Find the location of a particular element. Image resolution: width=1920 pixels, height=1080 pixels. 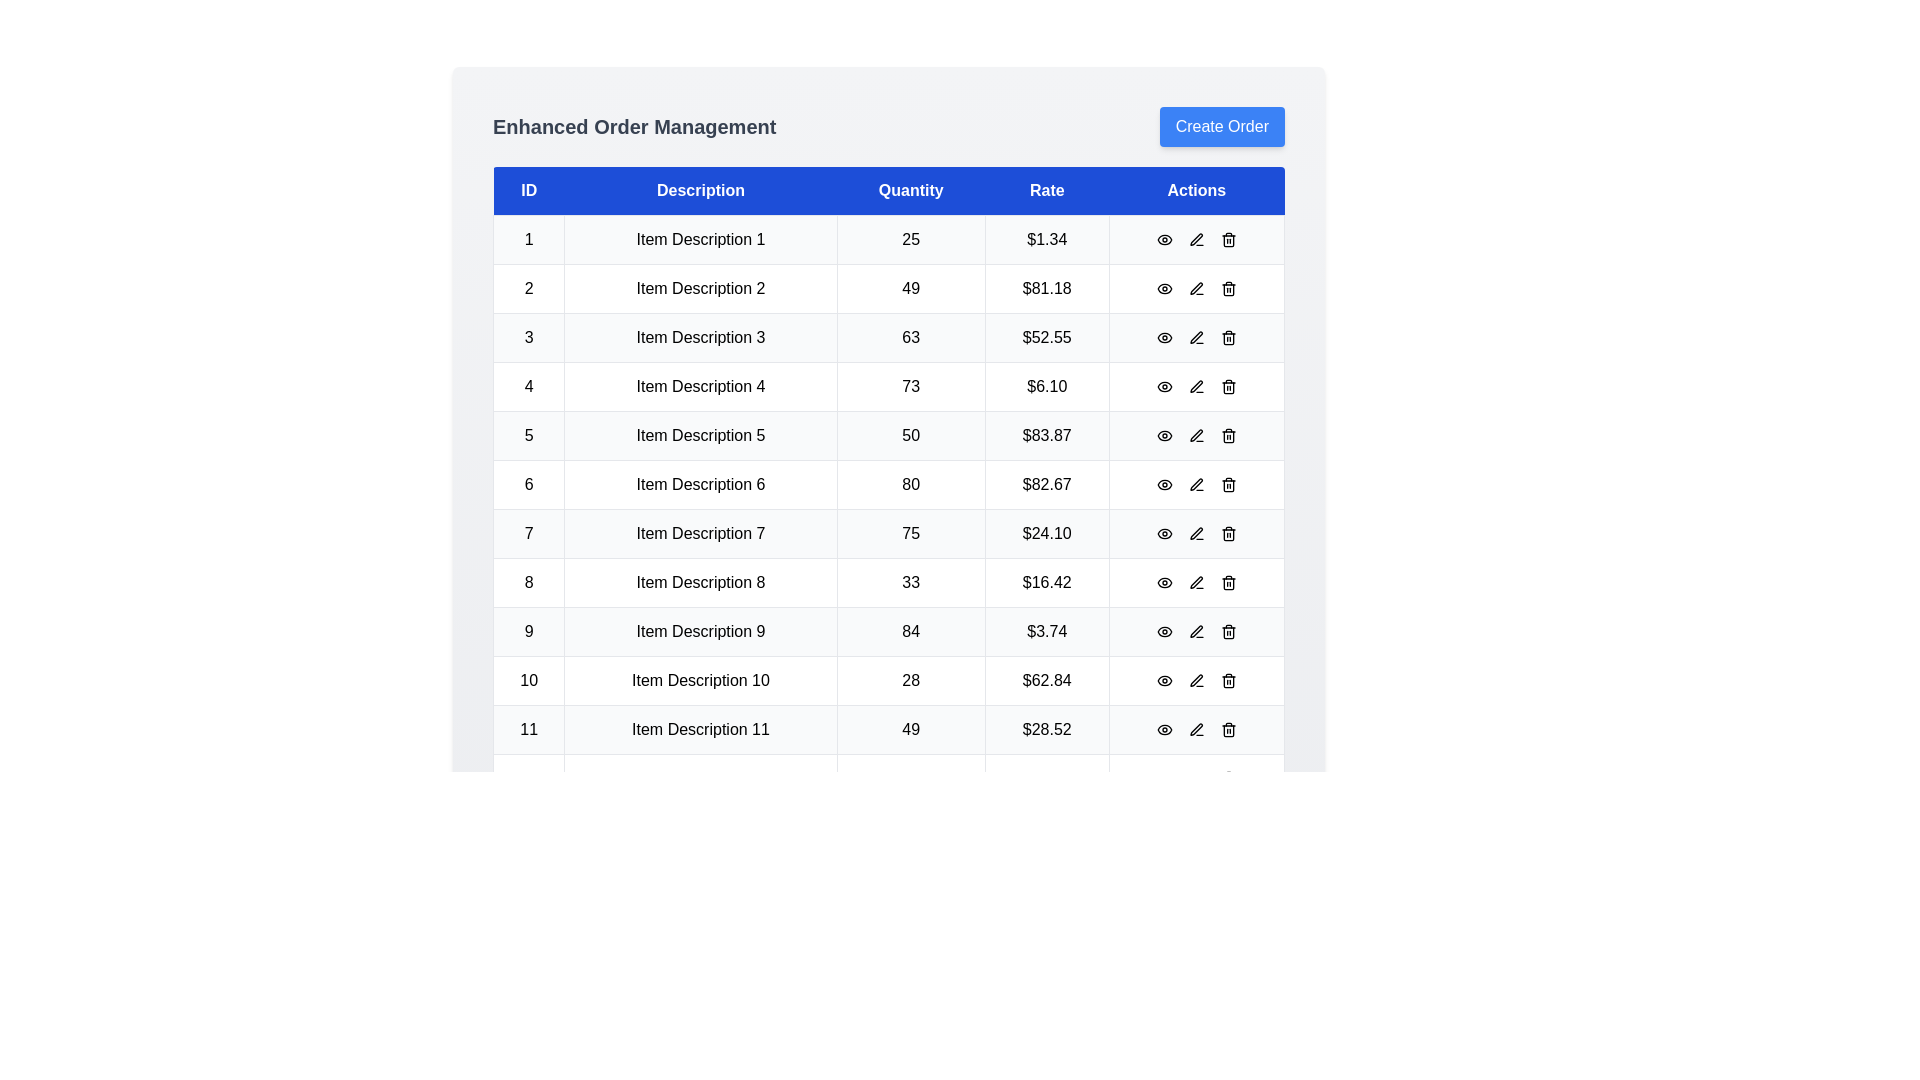

the header labeled Quantity to sort the table by that column is located at coordinates (910, 191).